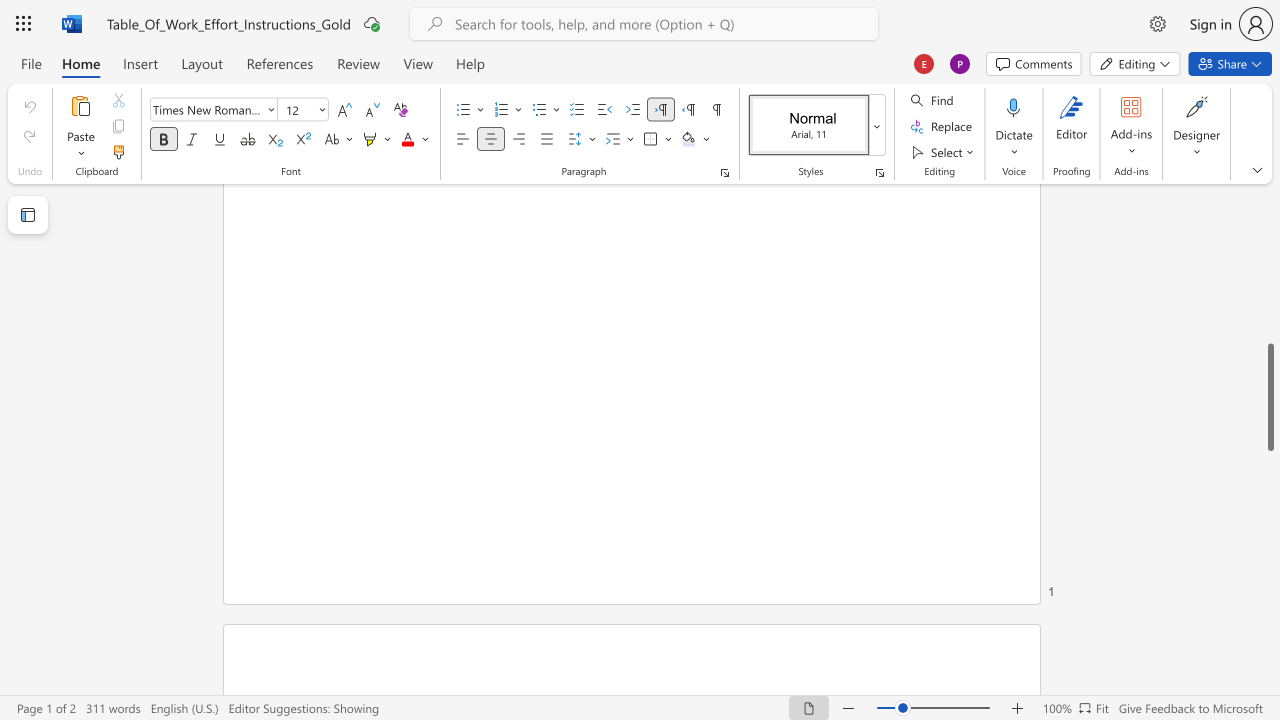 The image size is (1280, 720). I want to click on the scrollbar on the side, so click(1269, 258).